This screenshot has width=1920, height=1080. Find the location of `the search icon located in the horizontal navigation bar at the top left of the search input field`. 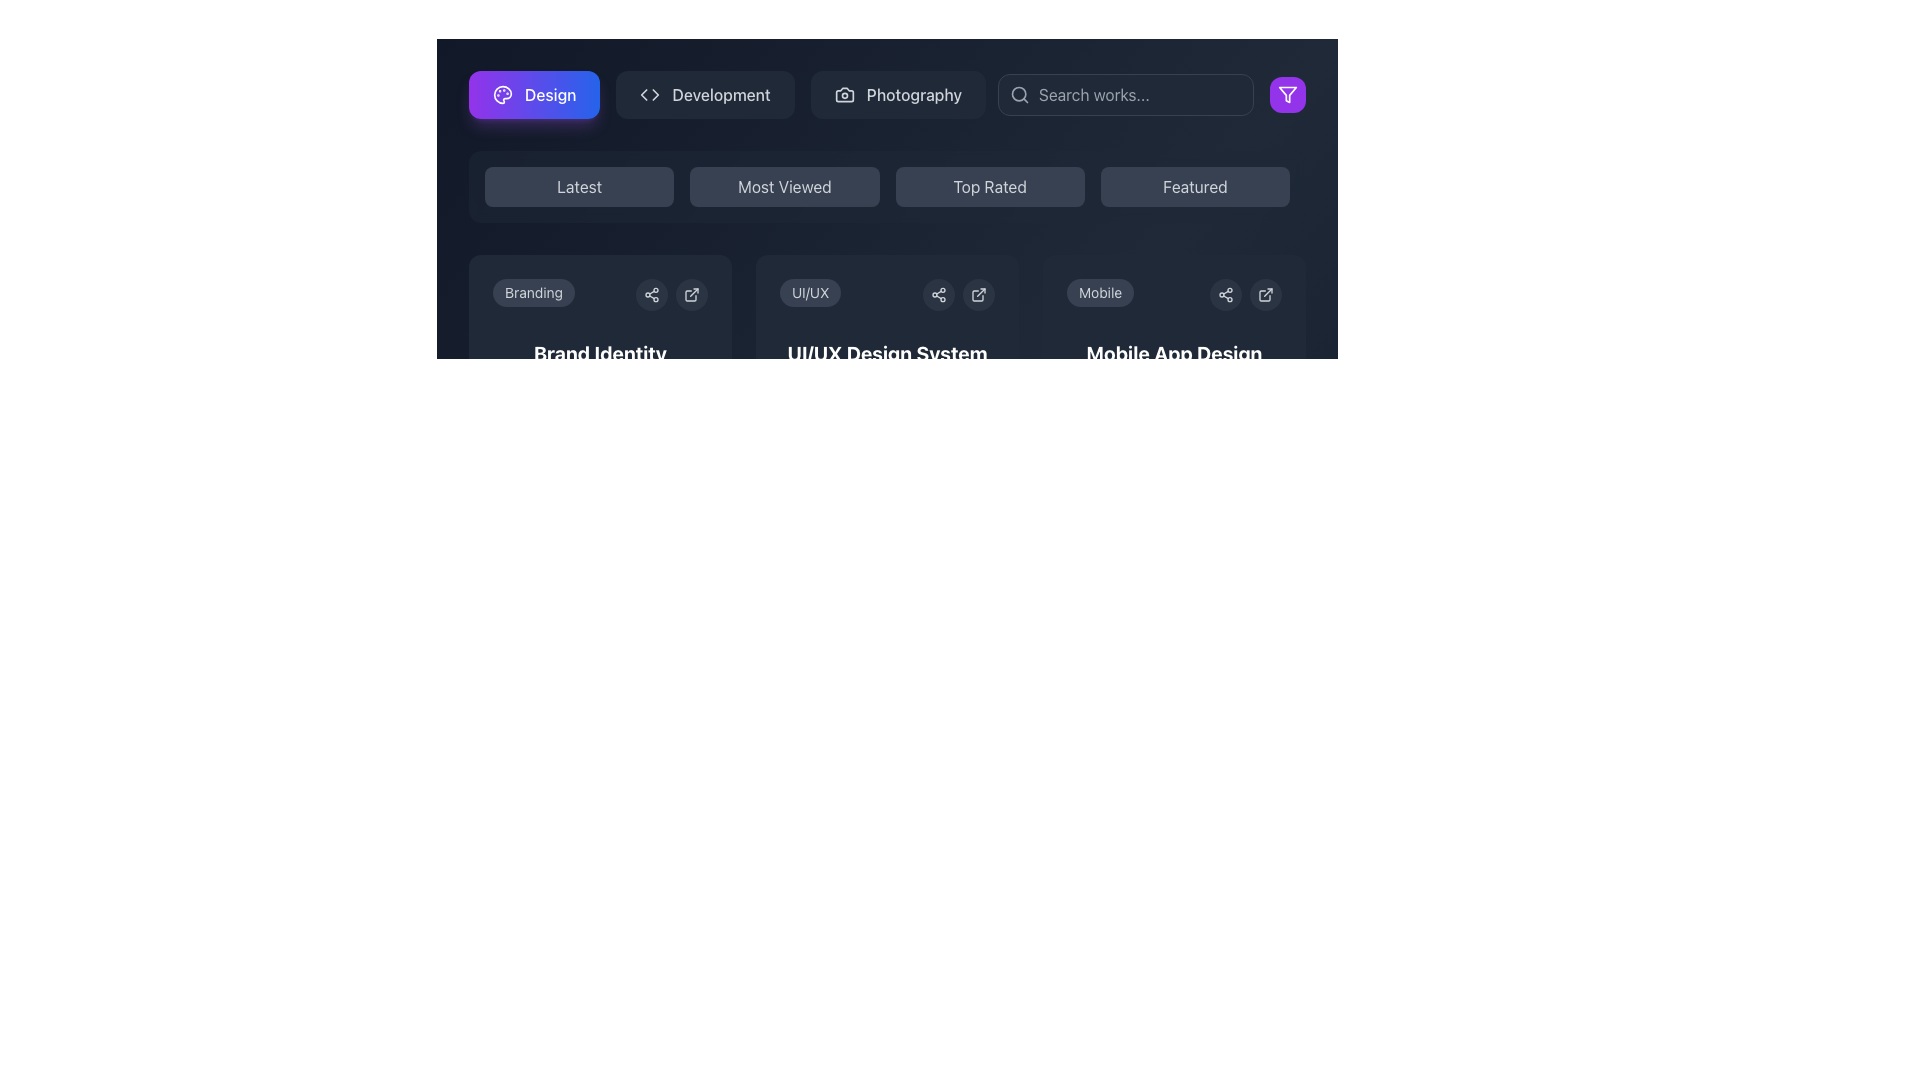

the search icon located in the horizontal navigation bar at the top left of the search input field is located at coordinates (1019, 95).